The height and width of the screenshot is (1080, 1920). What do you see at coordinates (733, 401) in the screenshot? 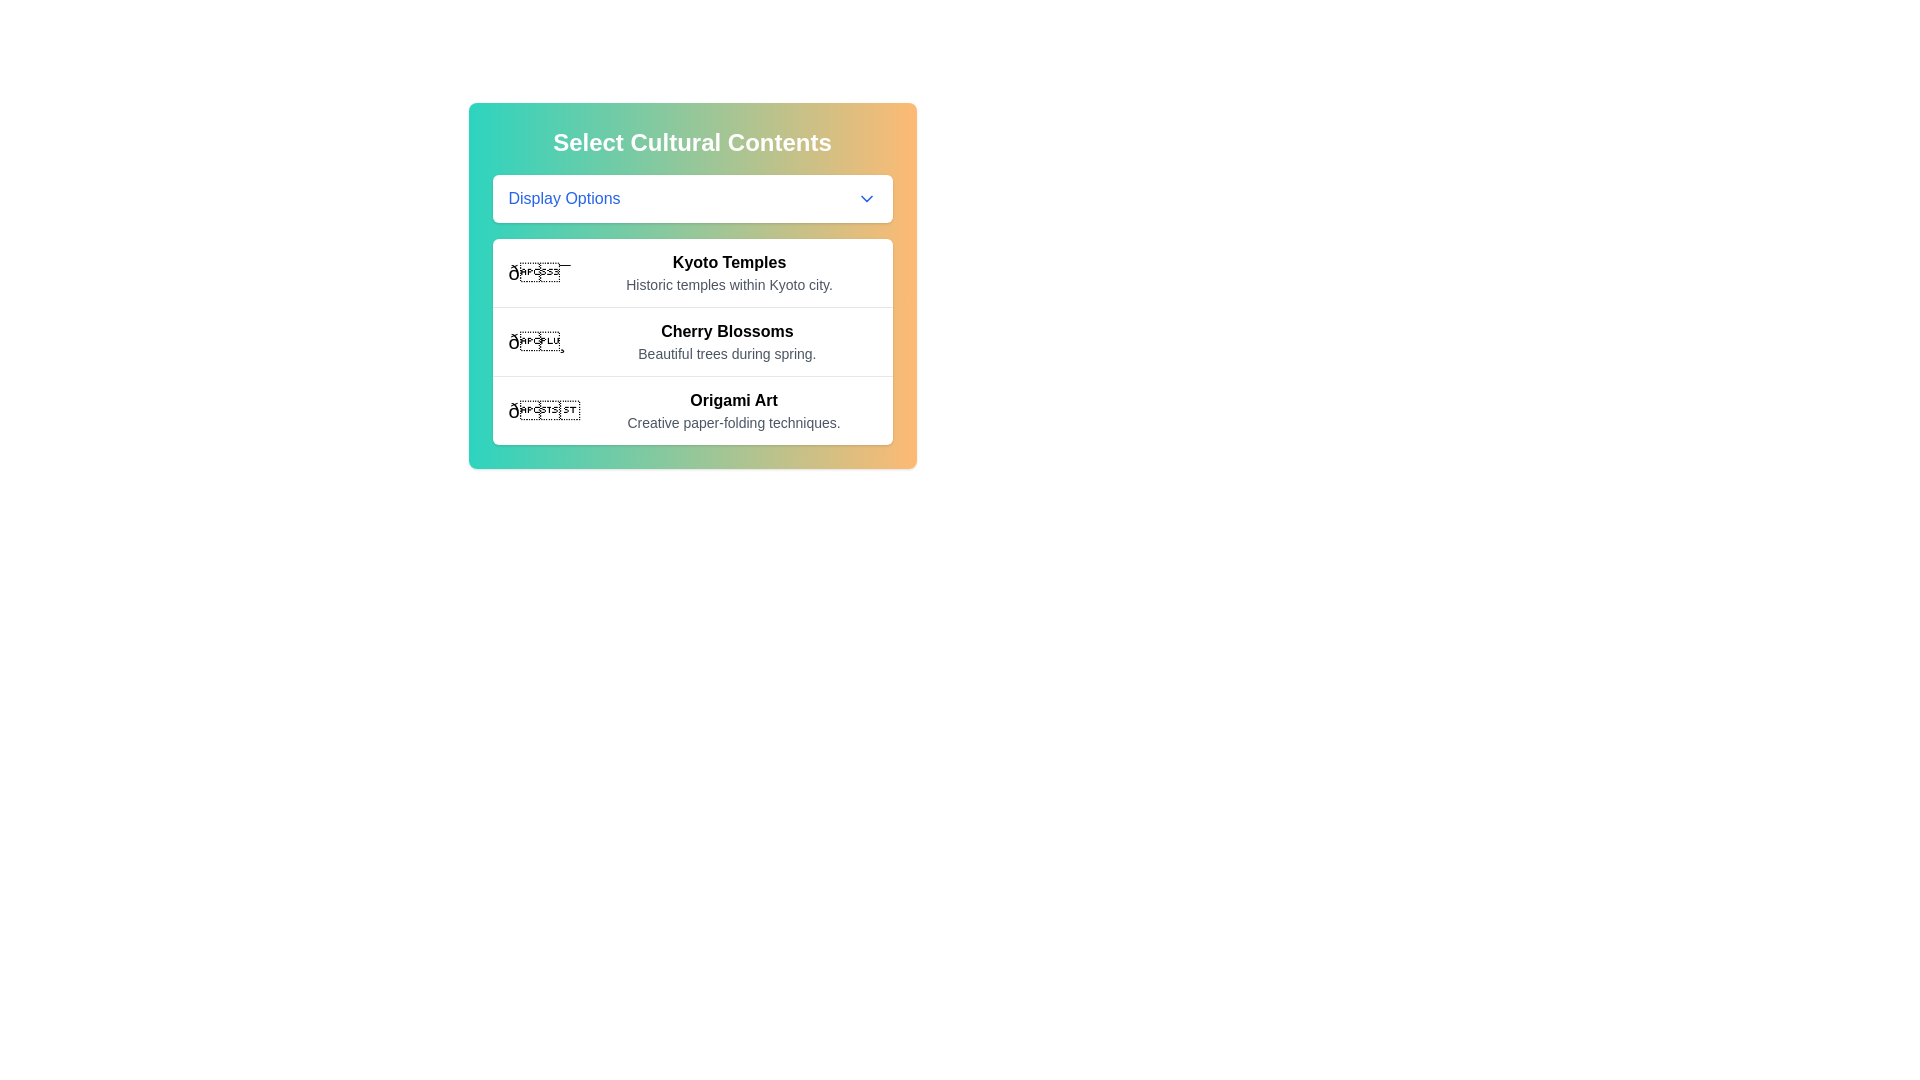
I see `the 'Origami Art' text label/header element, which is styled in bold font and located at the top of the third card in the list, above the description 'Creative paper-folding techniques.'` at bounding box center [733, 401].